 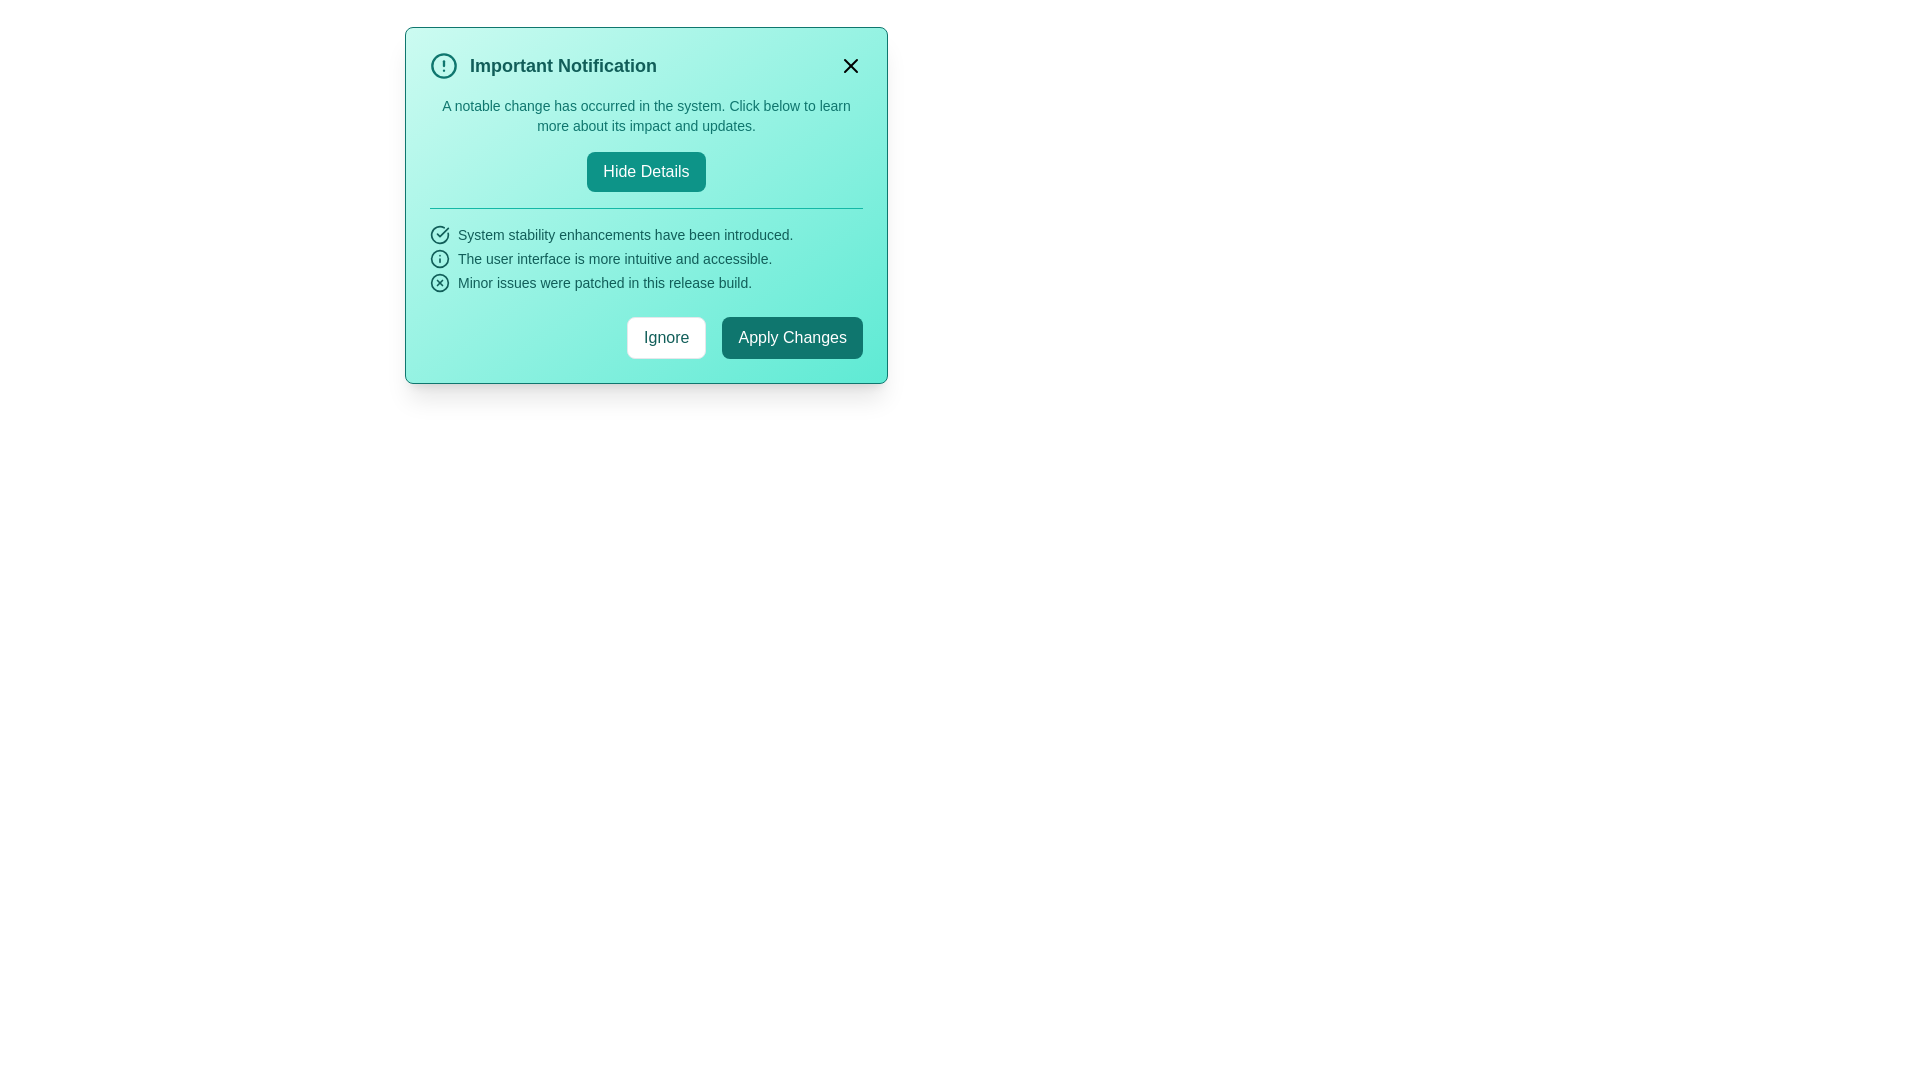 What do you see at coordinates (850, 64) in the screenshot?
I see `the close button located at the top-right corner of the 'Important Notification' card` at bounding box center [850, 64].